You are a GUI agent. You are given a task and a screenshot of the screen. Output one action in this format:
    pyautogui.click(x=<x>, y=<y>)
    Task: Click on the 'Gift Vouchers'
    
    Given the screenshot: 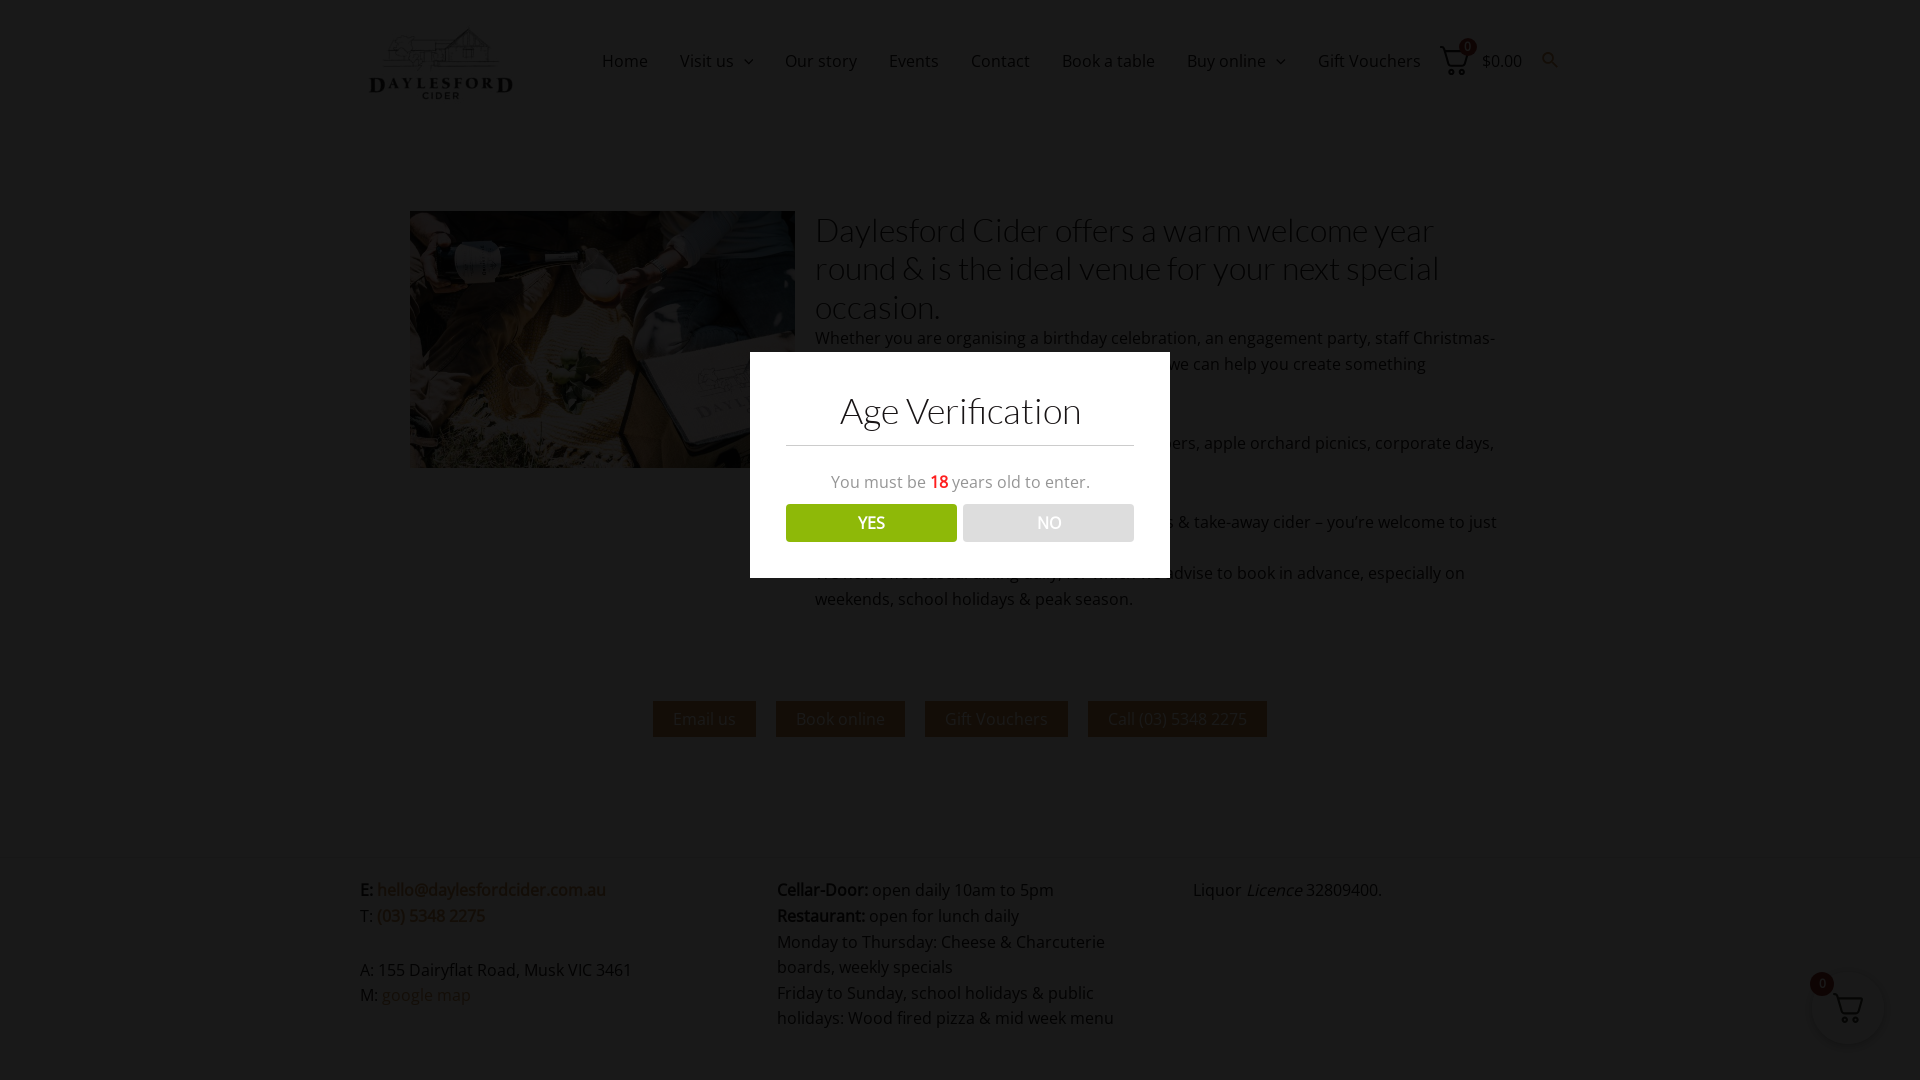 What is the action you would take?
    pyautogui.click(x=996, y=717)
    